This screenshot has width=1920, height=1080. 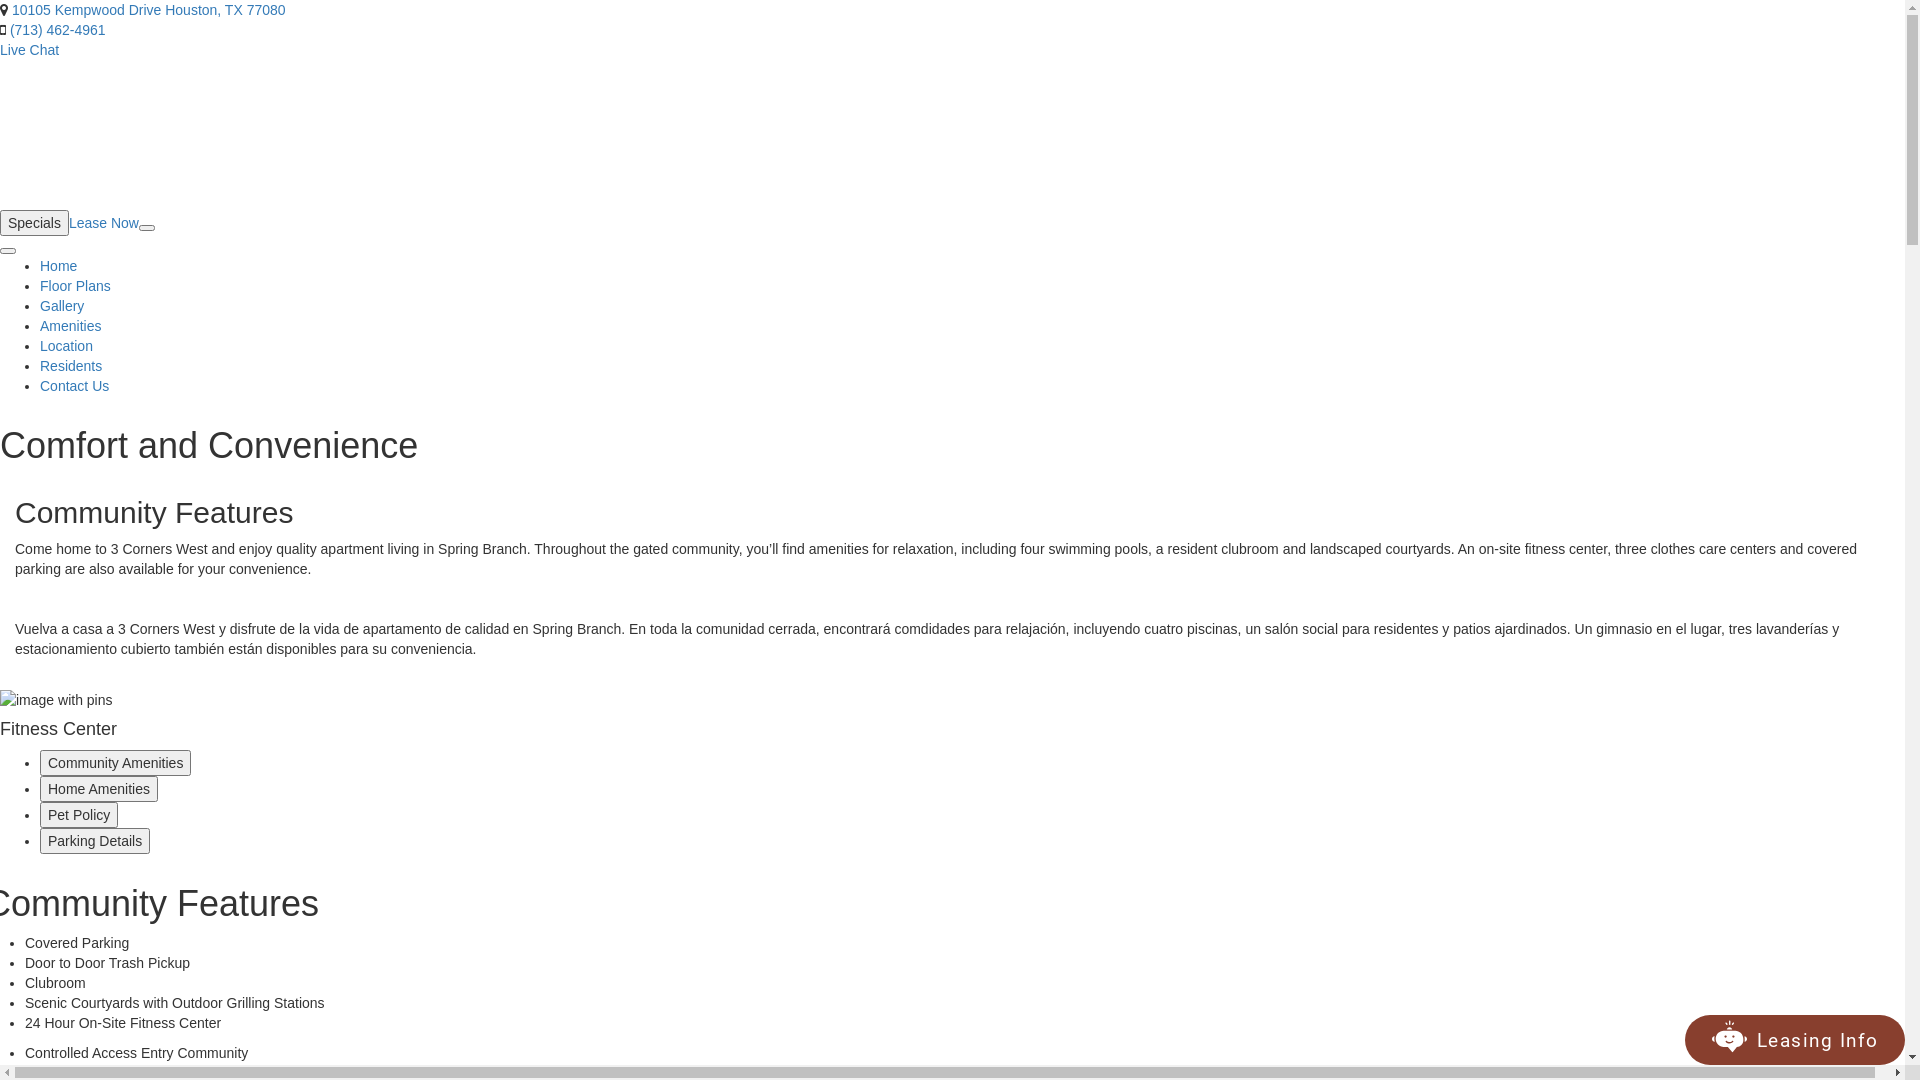 I want to click on '(713) 462-4961', so click(x=57, y=30).